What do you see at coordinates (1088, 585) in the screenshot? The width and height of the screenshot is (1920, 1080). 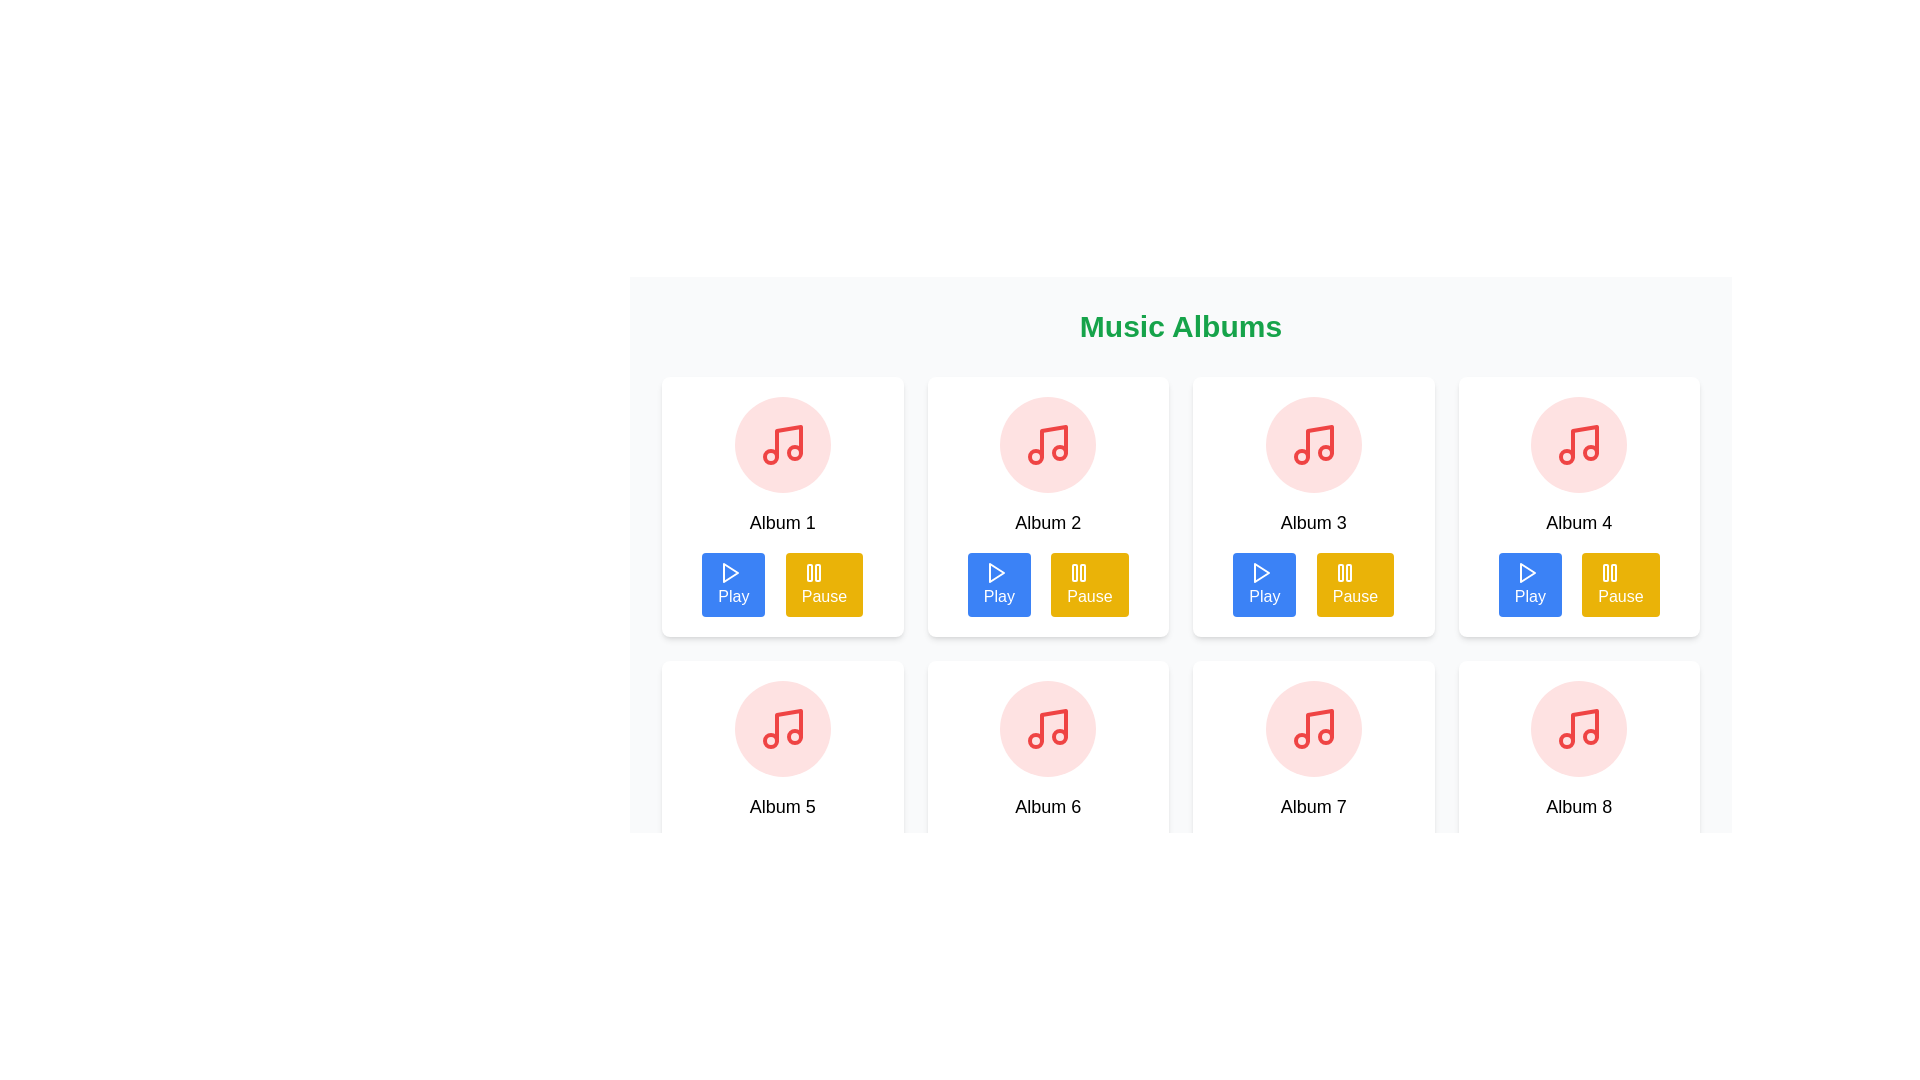 I see `the pause button located in the second column of the grid layout for Album 2 to halt ongoing music playback` at bounding box center [1088, 585].